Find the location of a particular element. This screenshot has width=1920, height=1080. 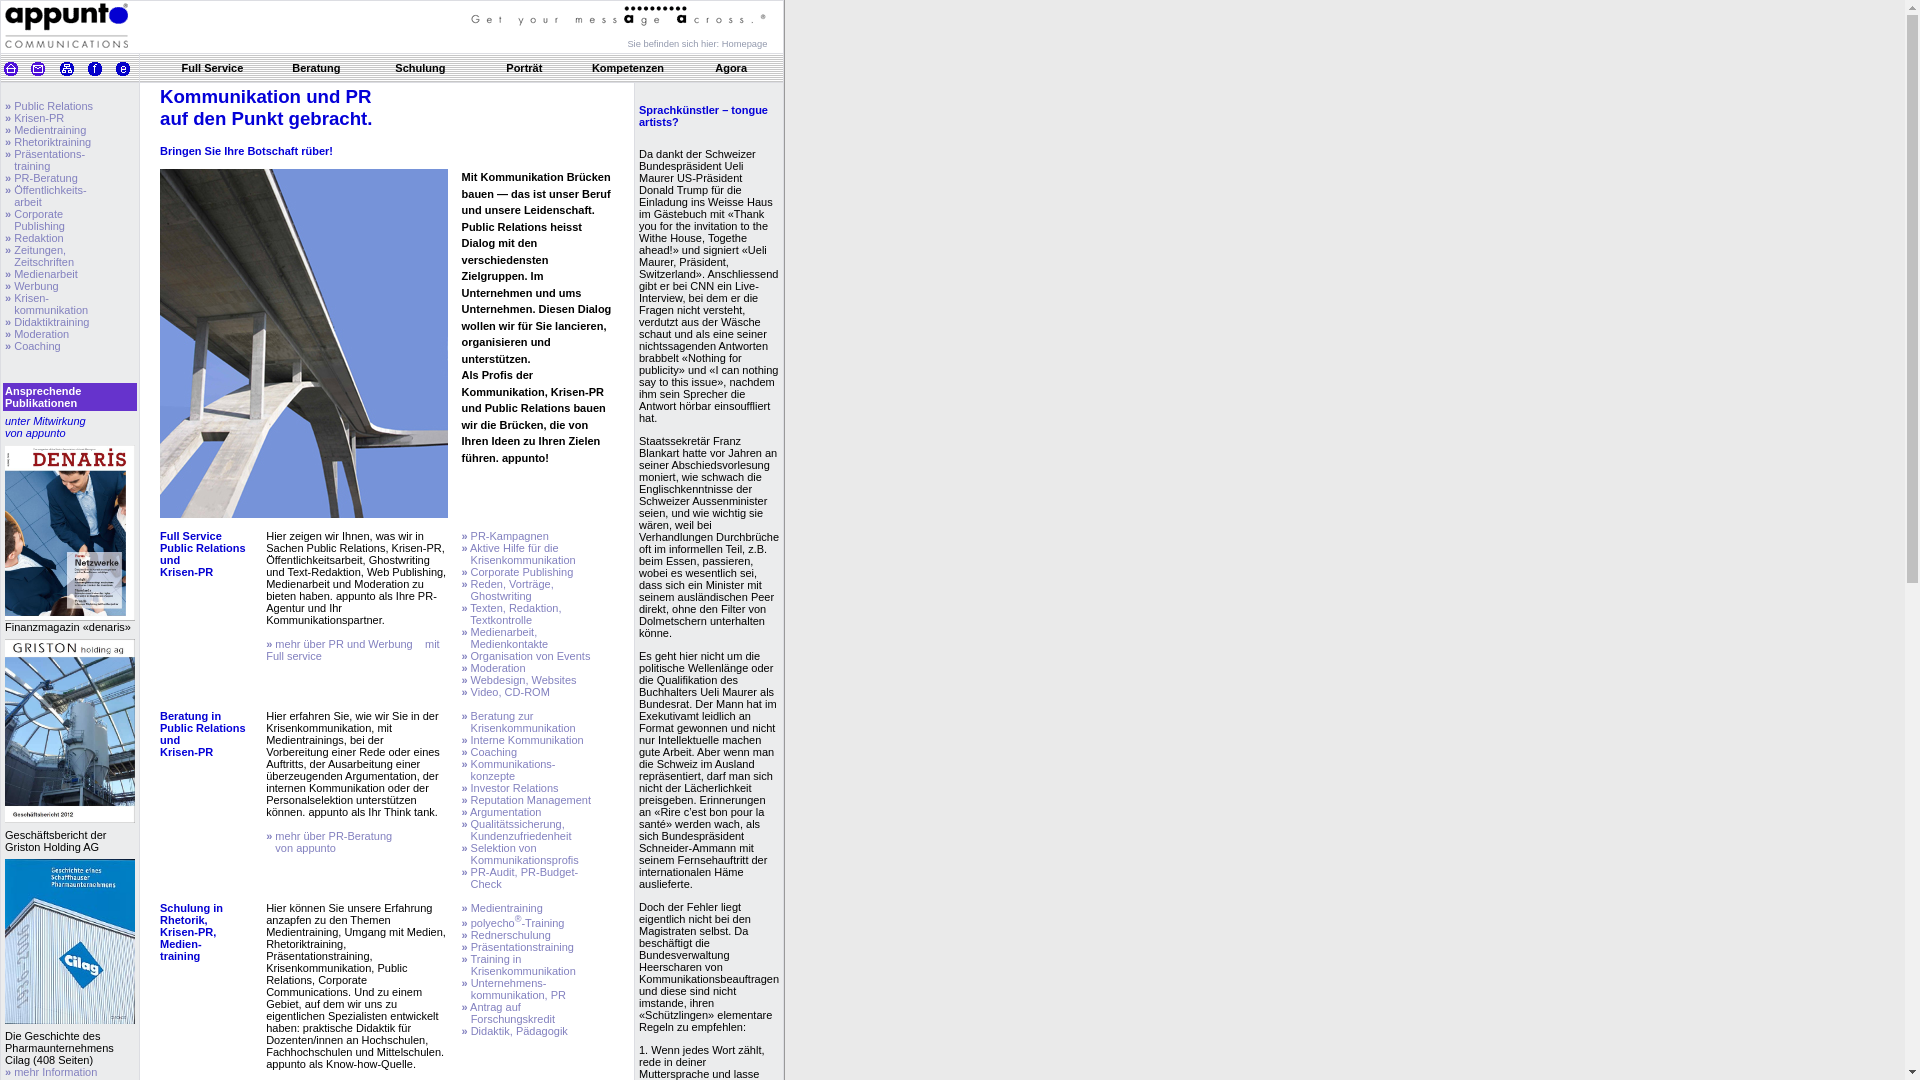

' Redaktion' is located at coordinates (37, 237).